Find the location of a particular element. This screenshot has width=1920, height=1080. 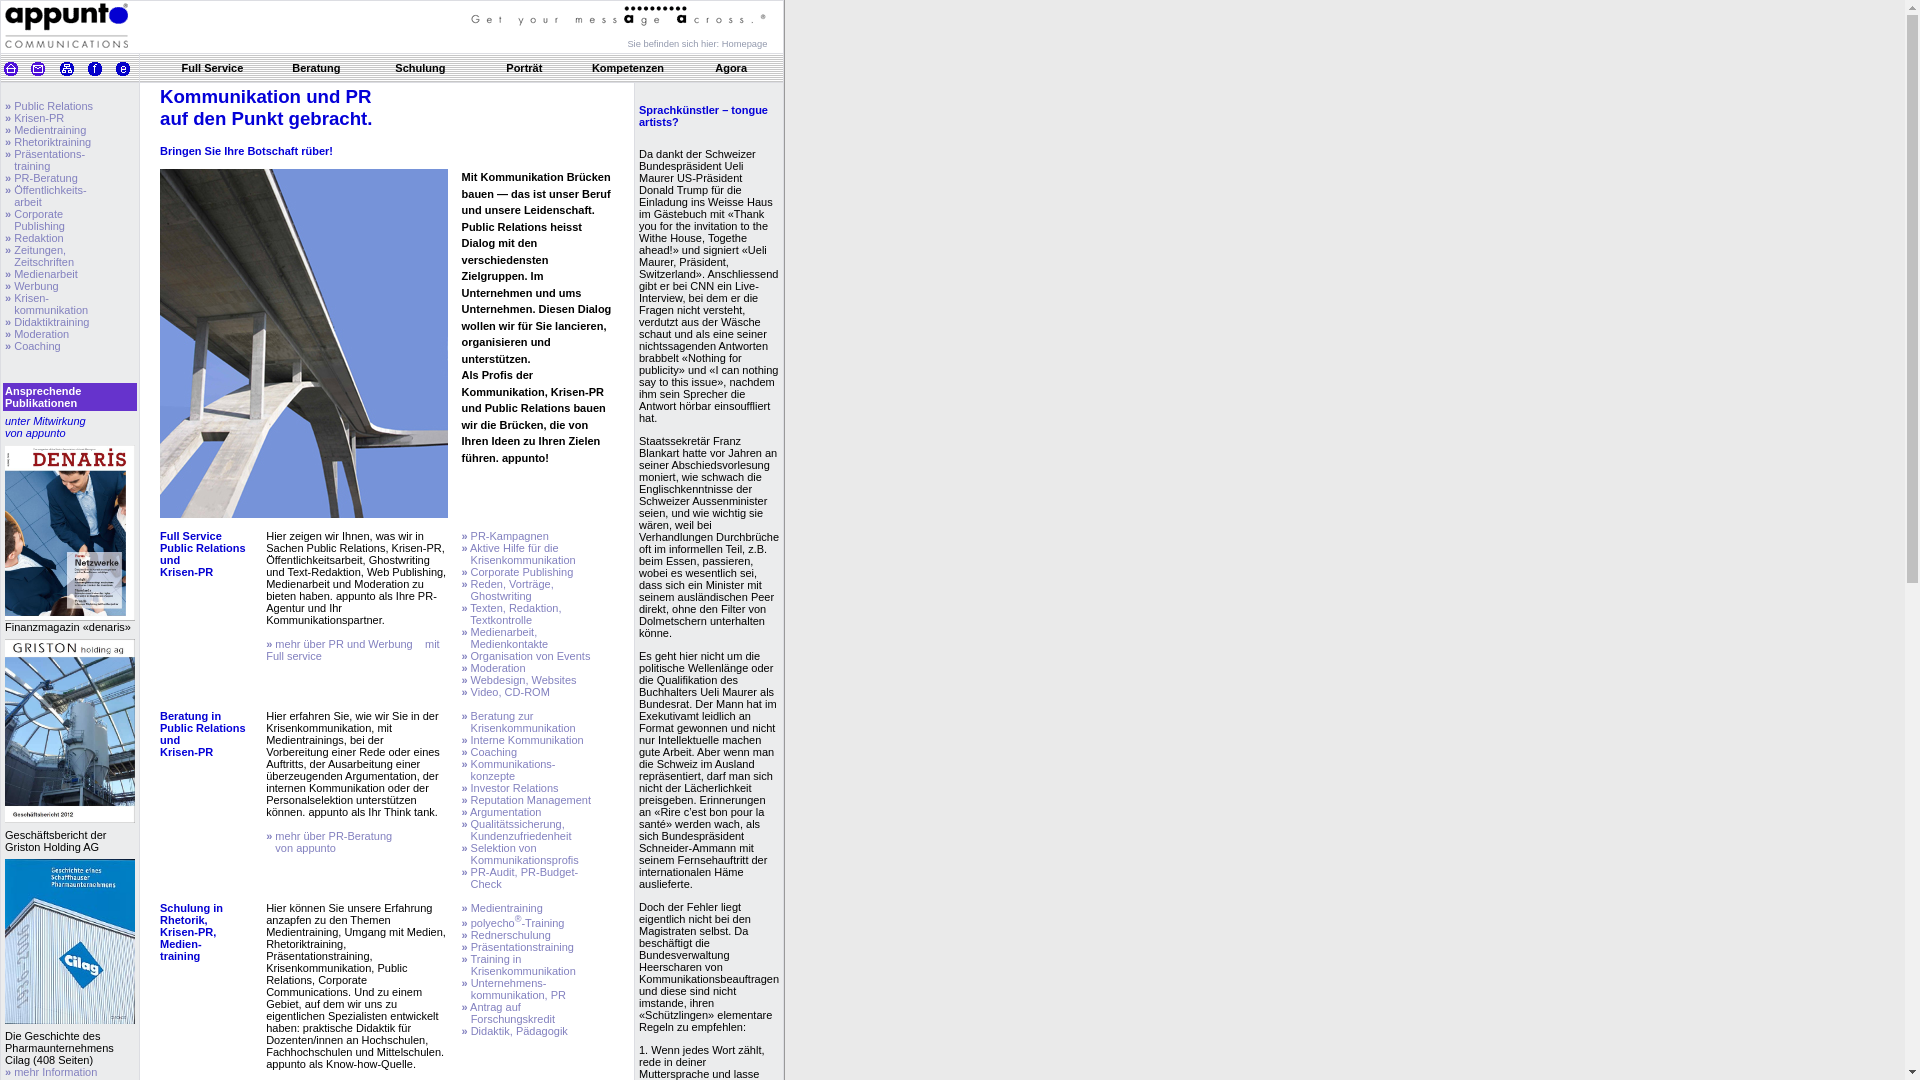

' Redaktion' is located at coordinates (37, 237).